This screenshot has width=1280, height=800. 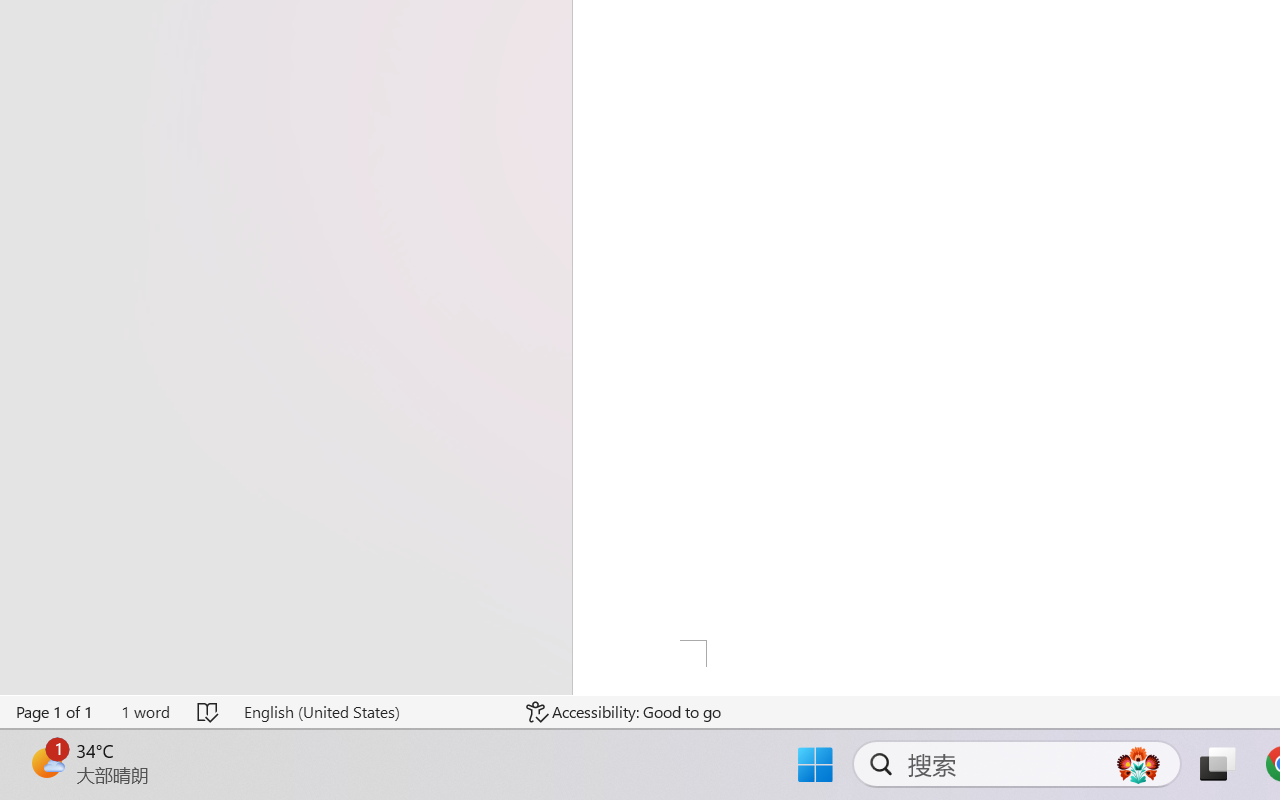 What do you see at coordinates (209, 711) in the screenshot?
I see `'Spelling and Grammar Check No Errors'` at bounding box center [209, 711].